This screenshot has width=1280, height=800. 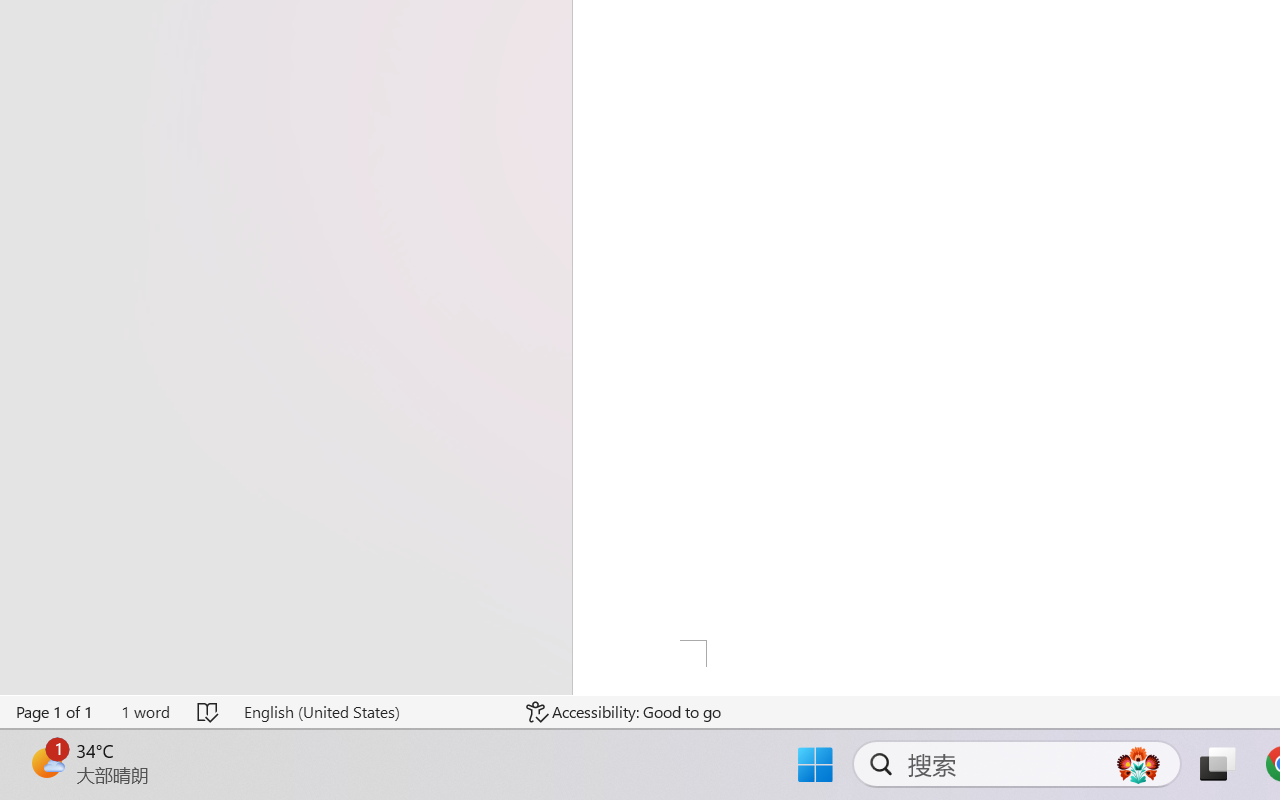 What do you see at coordinates (209, 711) in the screenshot?
I see `'Spelling and Grammar Check No Errors'` at bounding box center [209, 711].